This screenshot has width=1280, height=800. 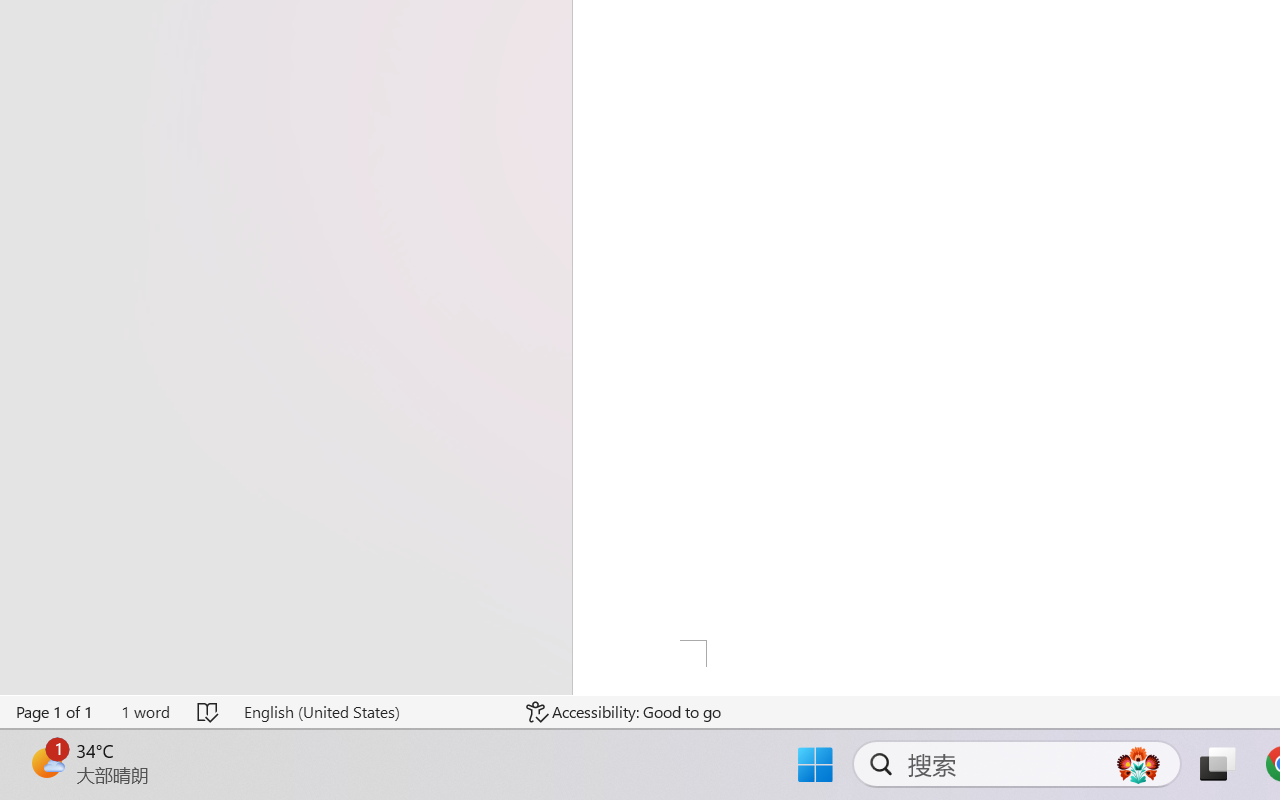 What do you see at coordinates (209, 711) in the screenshot?
I see `'Spelling and Grammar Check No Errors'` at bounding box center [209, 711].